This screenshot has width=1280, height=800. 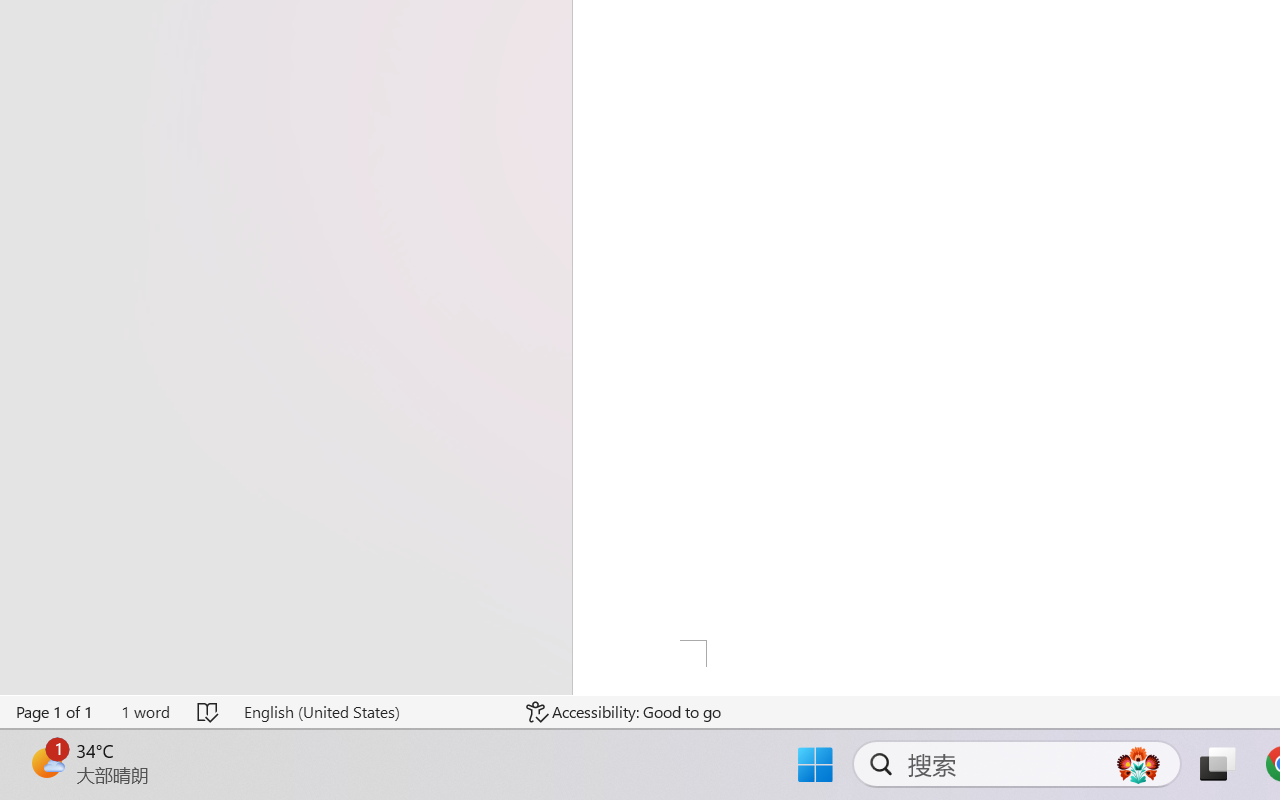 What do you see at coordinates (209, 711) in the screenshot?
I see `'Spelling and Grammar Check No Errors'` at bounding box center [209, 711].